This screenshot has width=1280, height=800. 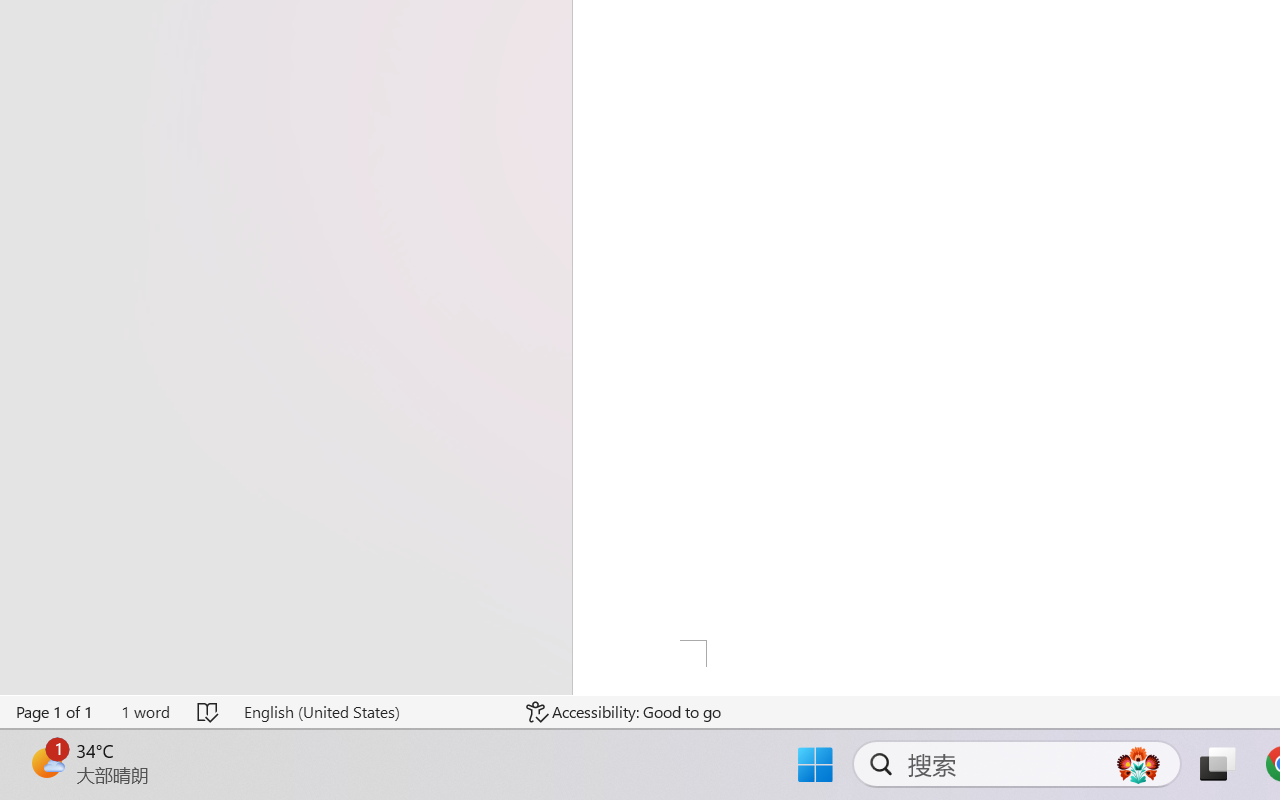 What do you see at coordinates (209, 711) in the screenshot?
I see `'Spelling and Grammar Check No Errors'` at bounding box center [209, 711].